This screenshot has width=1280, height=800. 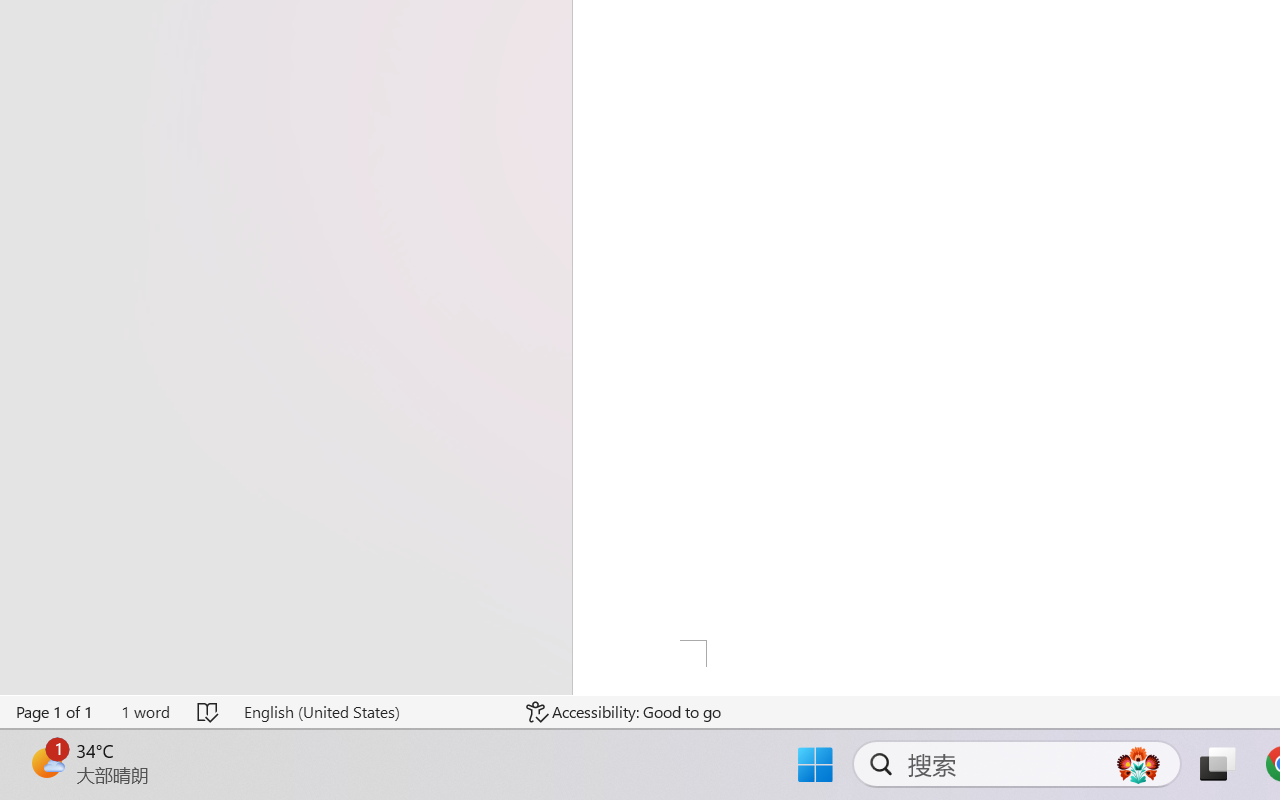 What do you see at coordinates (209, 711) in the screenshot?
I see `'Spelling and Grammar Check No Errors'` at bounding box center [209, 711].